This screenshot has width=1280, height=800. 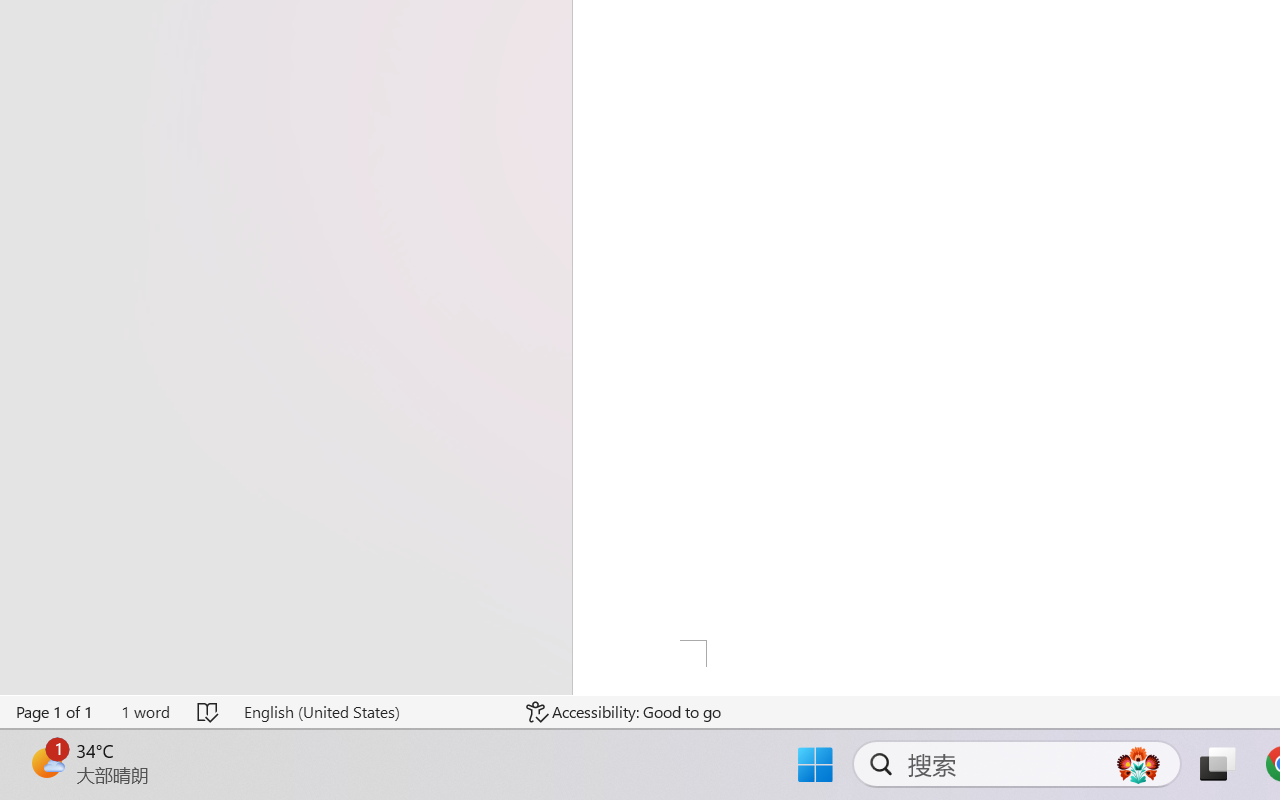 What do you see at coordinates (209, 711) in the screenshot?
I see `'Spelling and Grammar Check No Errors'` at bounding box center [209, 711].